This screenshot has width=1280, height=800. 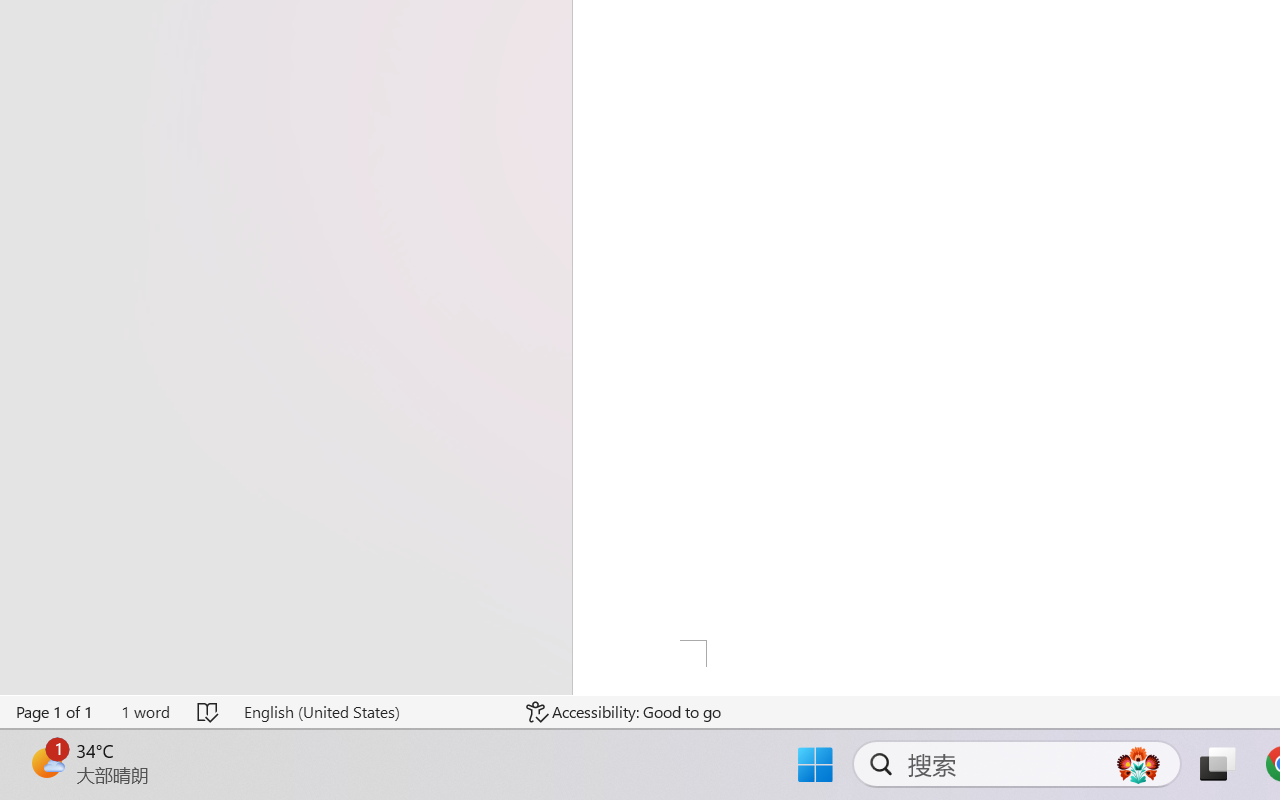 What do you see at coordinates (209, 711) in the screenshot?
I see `'Spelling and Grammar Check No Errors'` at bounding box center [209, 711].